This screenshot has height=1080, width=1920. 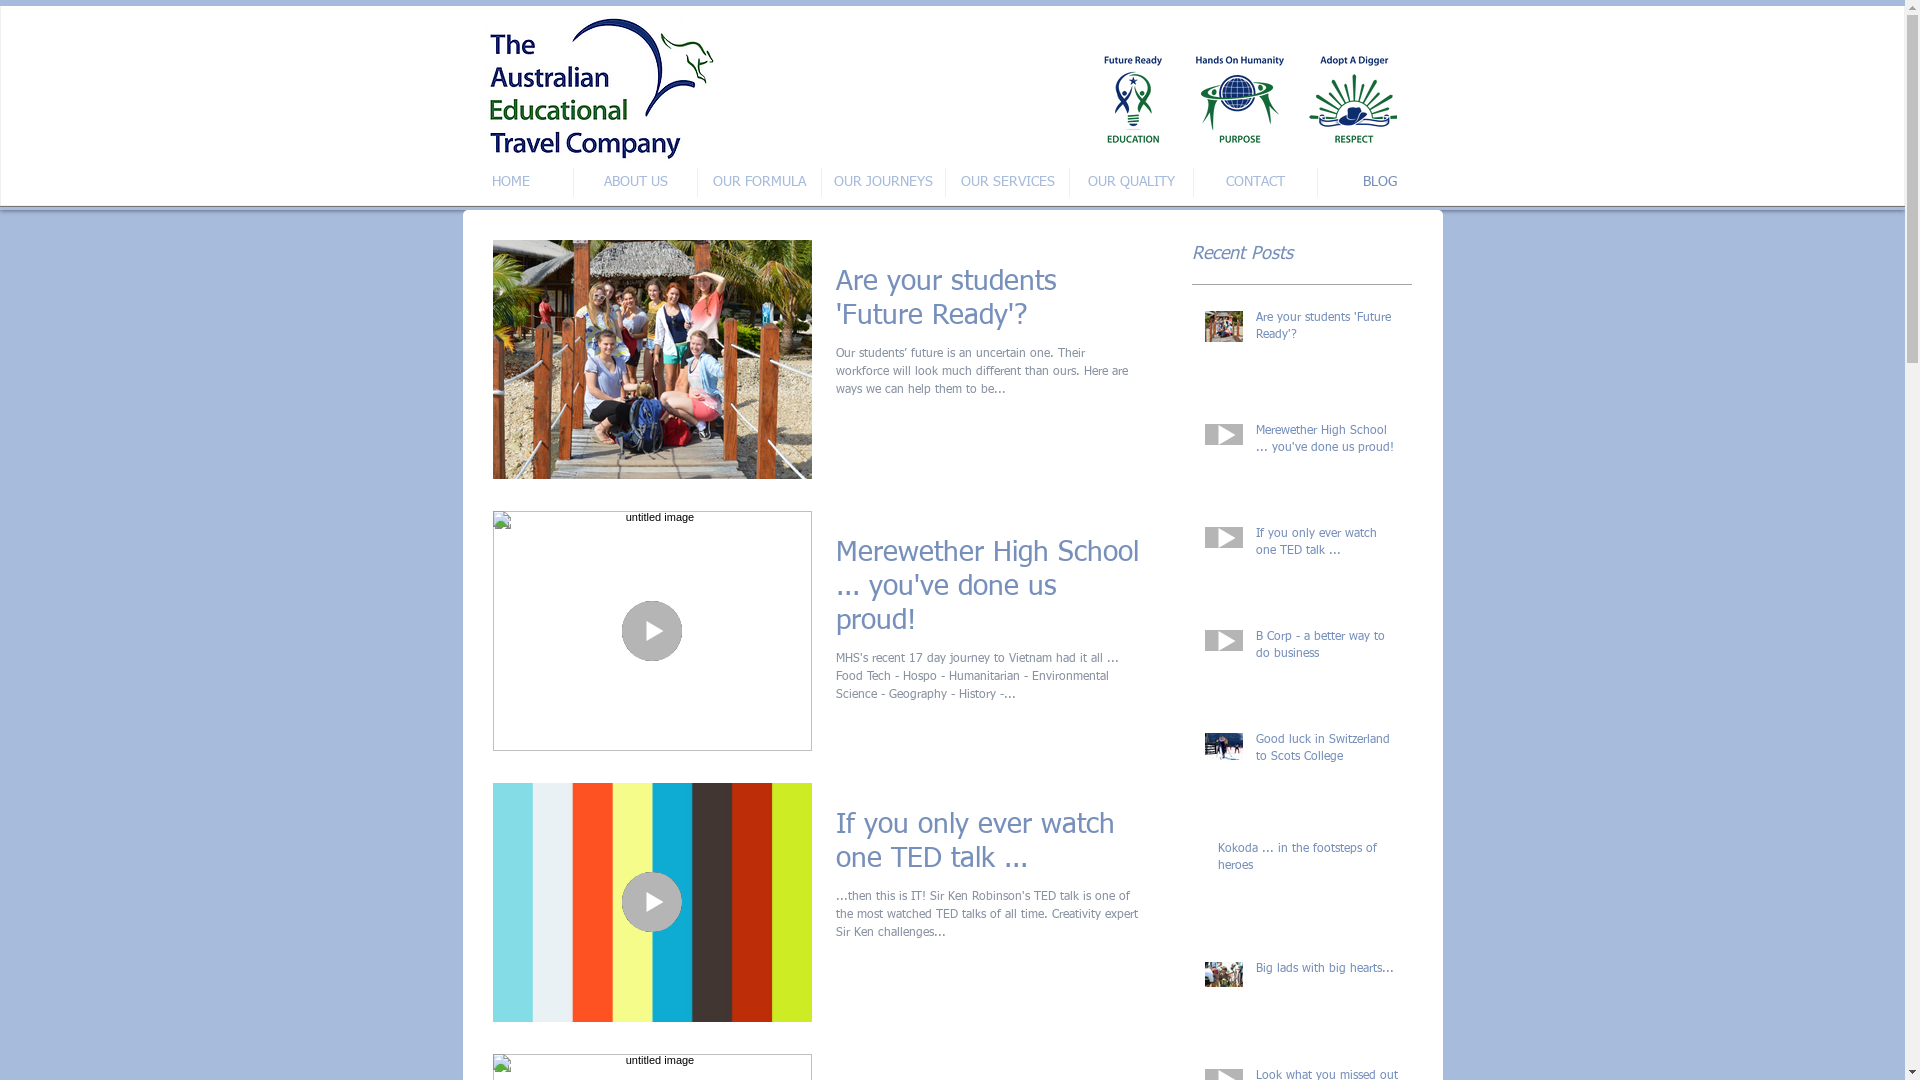 I want to click on 'BLOG', so click(x=1378, y=182).